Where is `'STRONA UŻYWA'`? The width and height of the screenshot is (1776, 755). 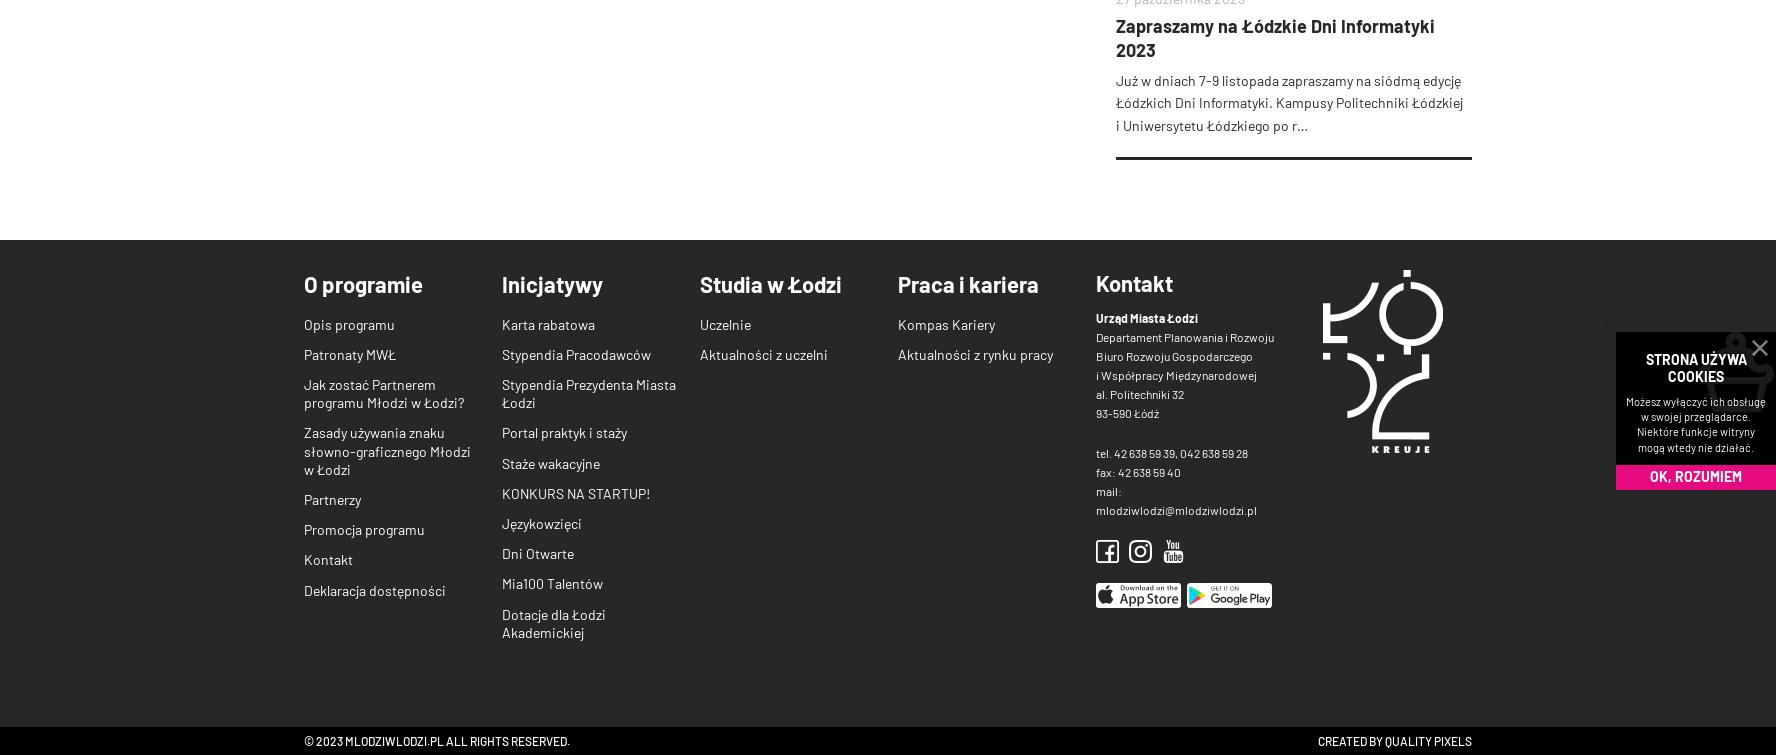 'STRONA UŻYWA' is located at coordinates (1694, 359).